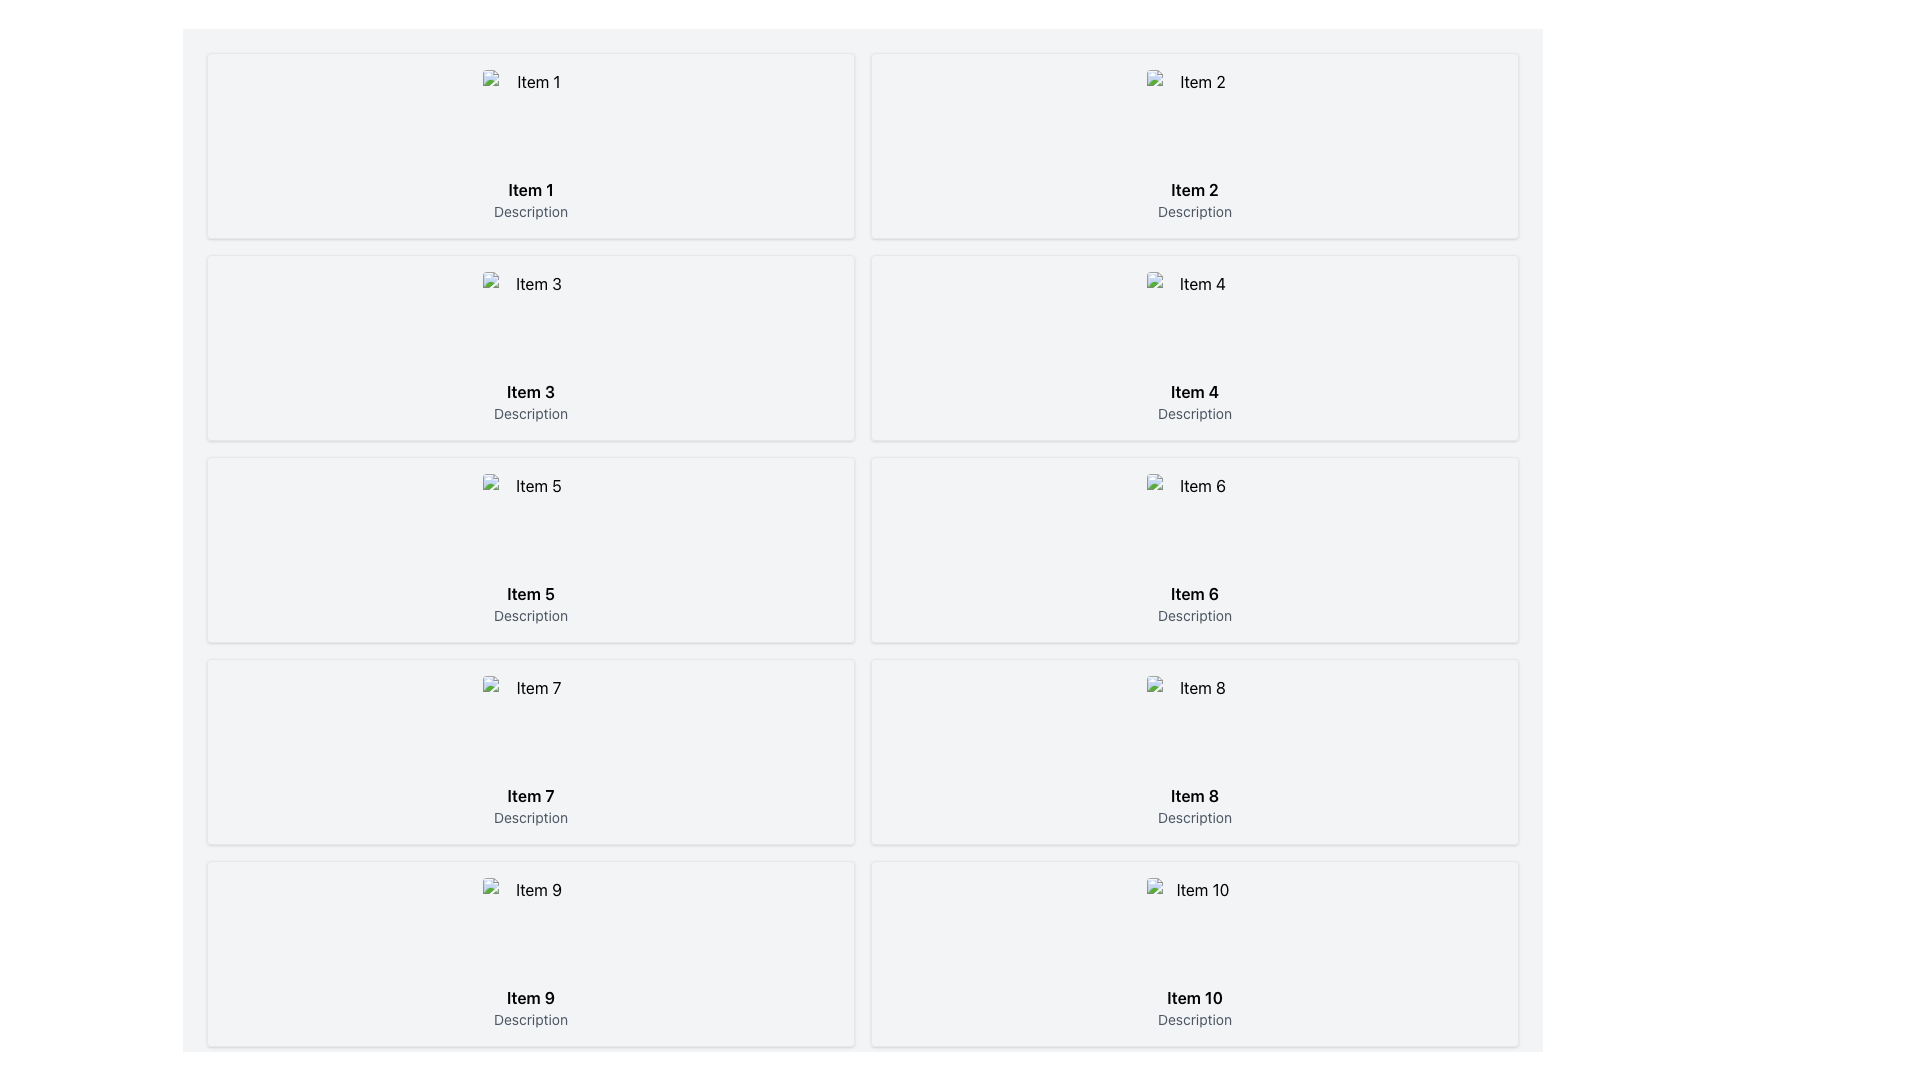 The image size is (1920, 1080). I want to click on the image representing 'Item 4' located, so click(1195, 319).